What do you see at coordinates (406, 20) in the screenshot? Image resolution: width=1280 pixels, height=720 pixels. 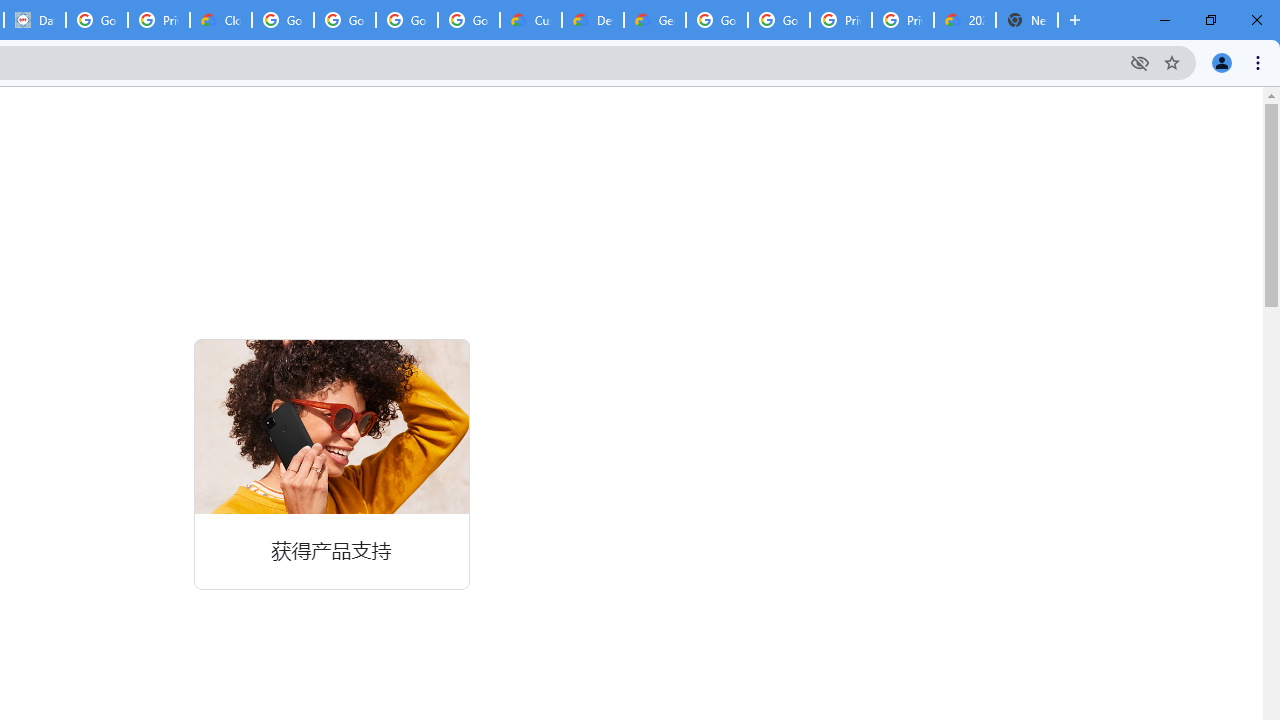 I see `'Google Workspace - Specific Terms'` at bounding box center [406, 20].